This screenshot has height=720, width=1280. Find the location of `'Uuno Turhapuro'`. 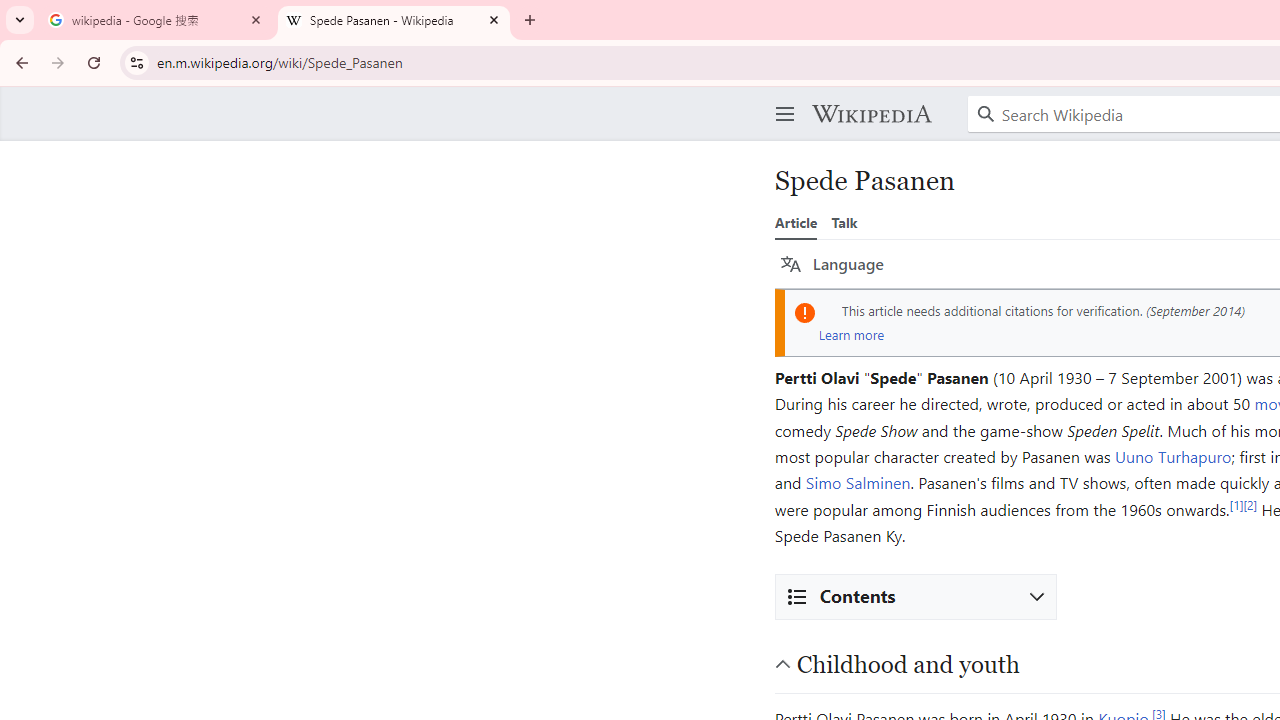

'Uuno Turhapuro' is located at coordinates (1173, 456).